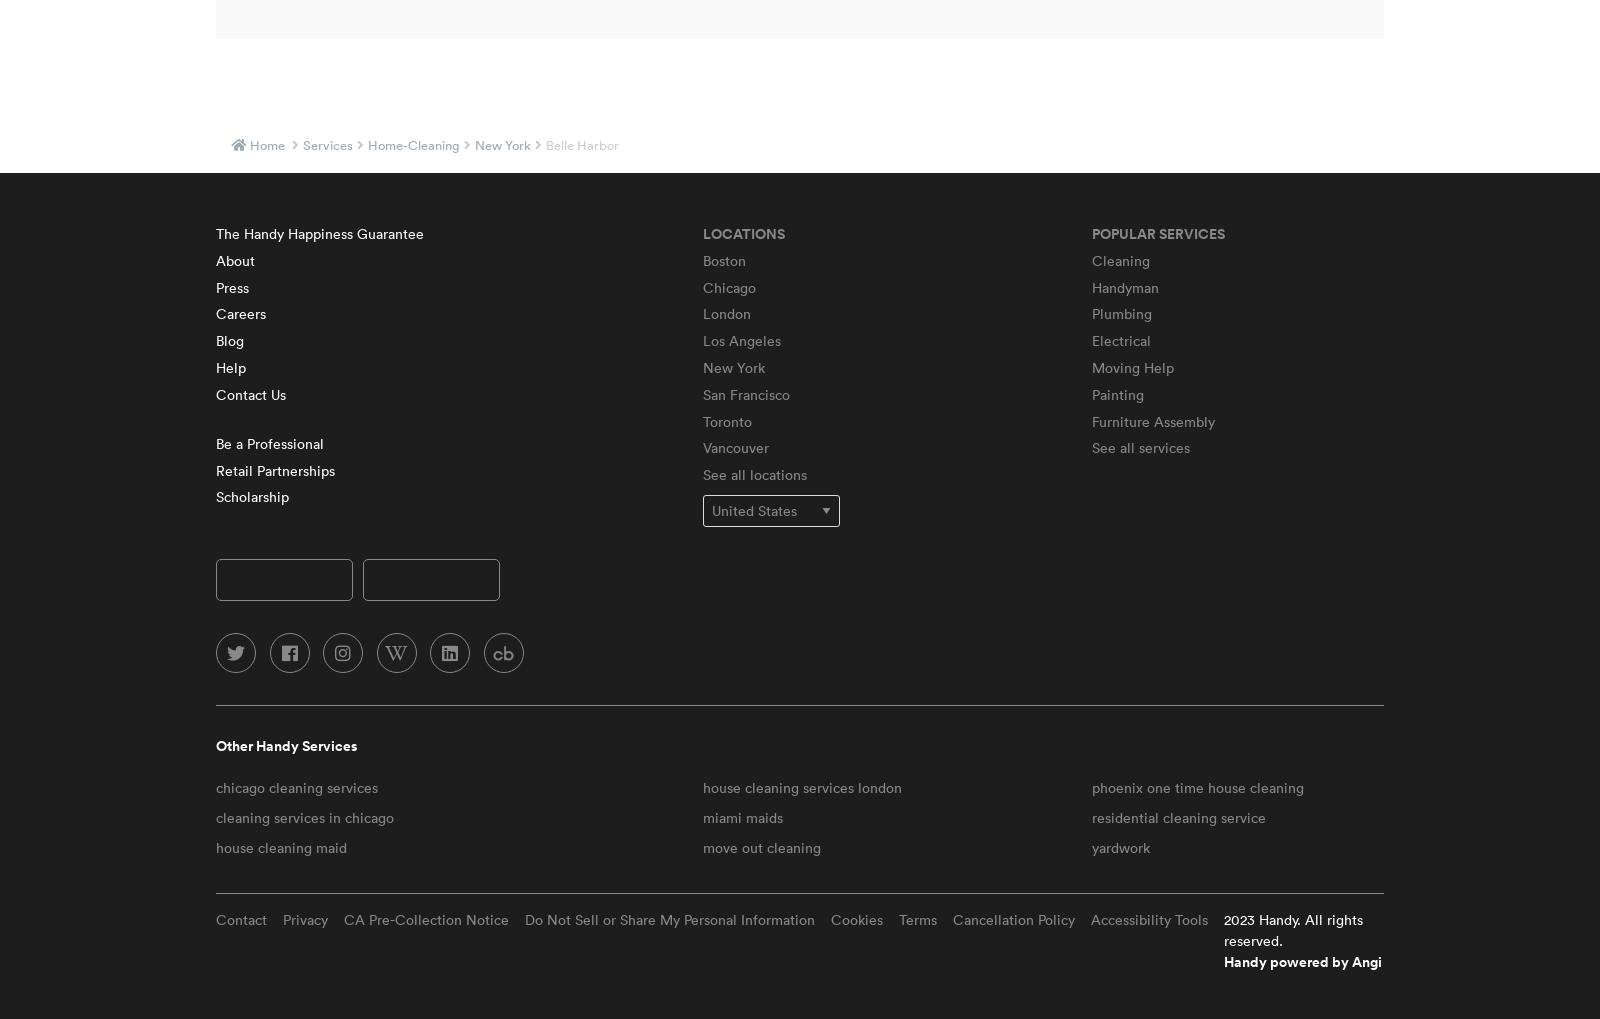 The height and width of the screenshot is (1019, 1600). Describe the element at coordinates (267, 145) in the screenshot. I see `'Home'` at that location.